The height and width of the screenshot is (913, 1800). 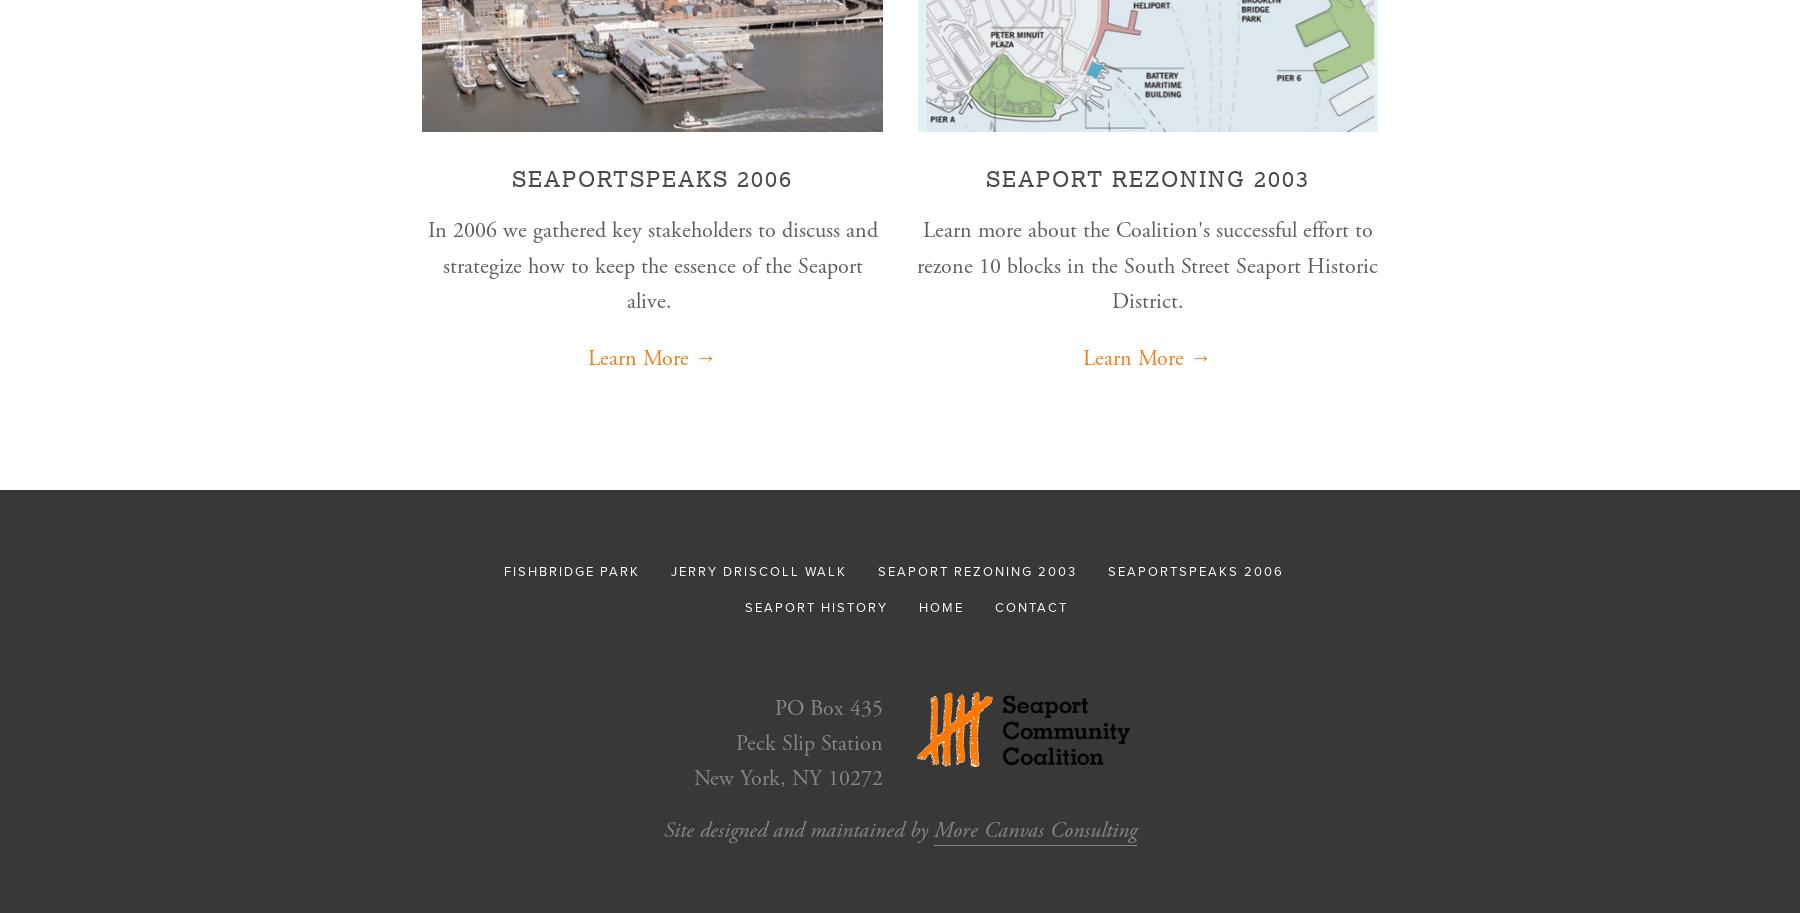 I want to click on 'Learn more about the Coalition's successful effort to rezone 10 blocks in the South Street Seaport Historic District.', so click(x=1146, y=265).